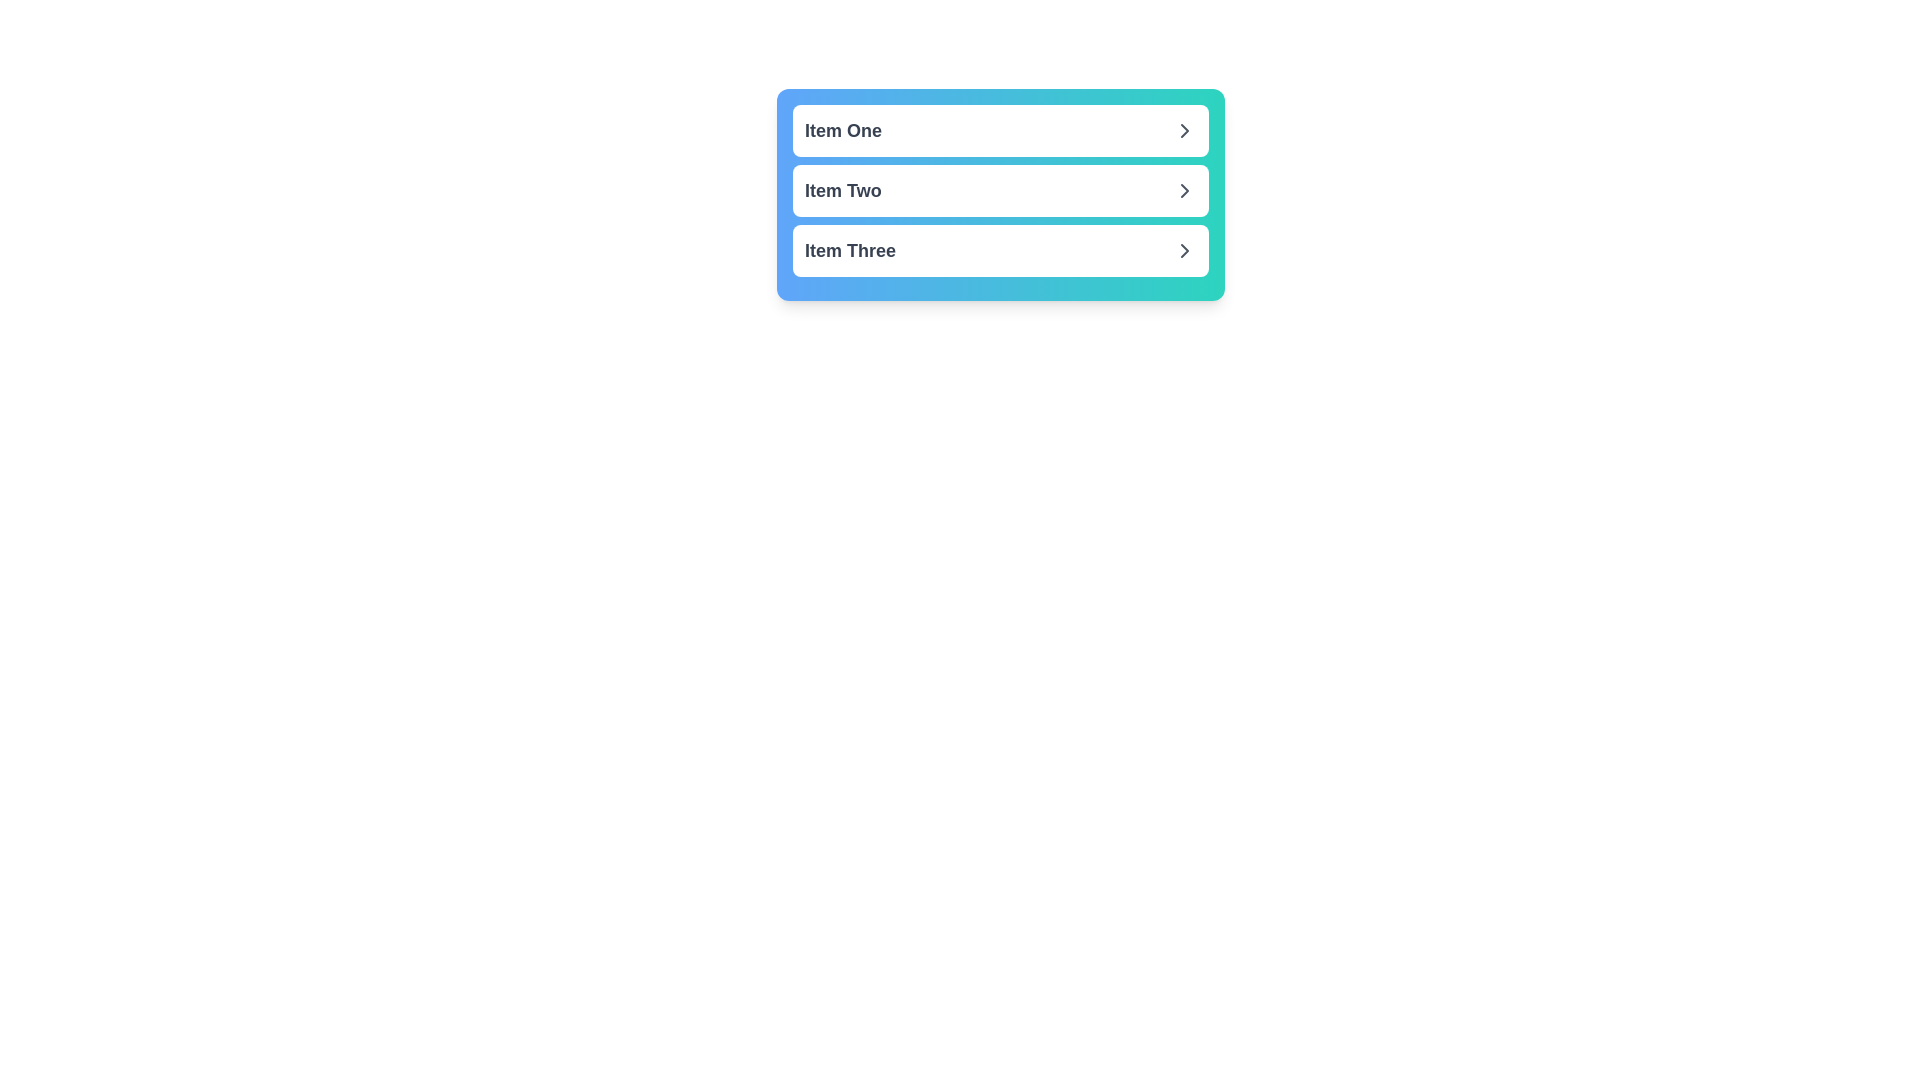 This screenshot has width=1920, height=1080. I want to click on the icon located on the far right side of the 'Item Two' row, which serves as a visual indicator for further interaction, so click(1185, 191).